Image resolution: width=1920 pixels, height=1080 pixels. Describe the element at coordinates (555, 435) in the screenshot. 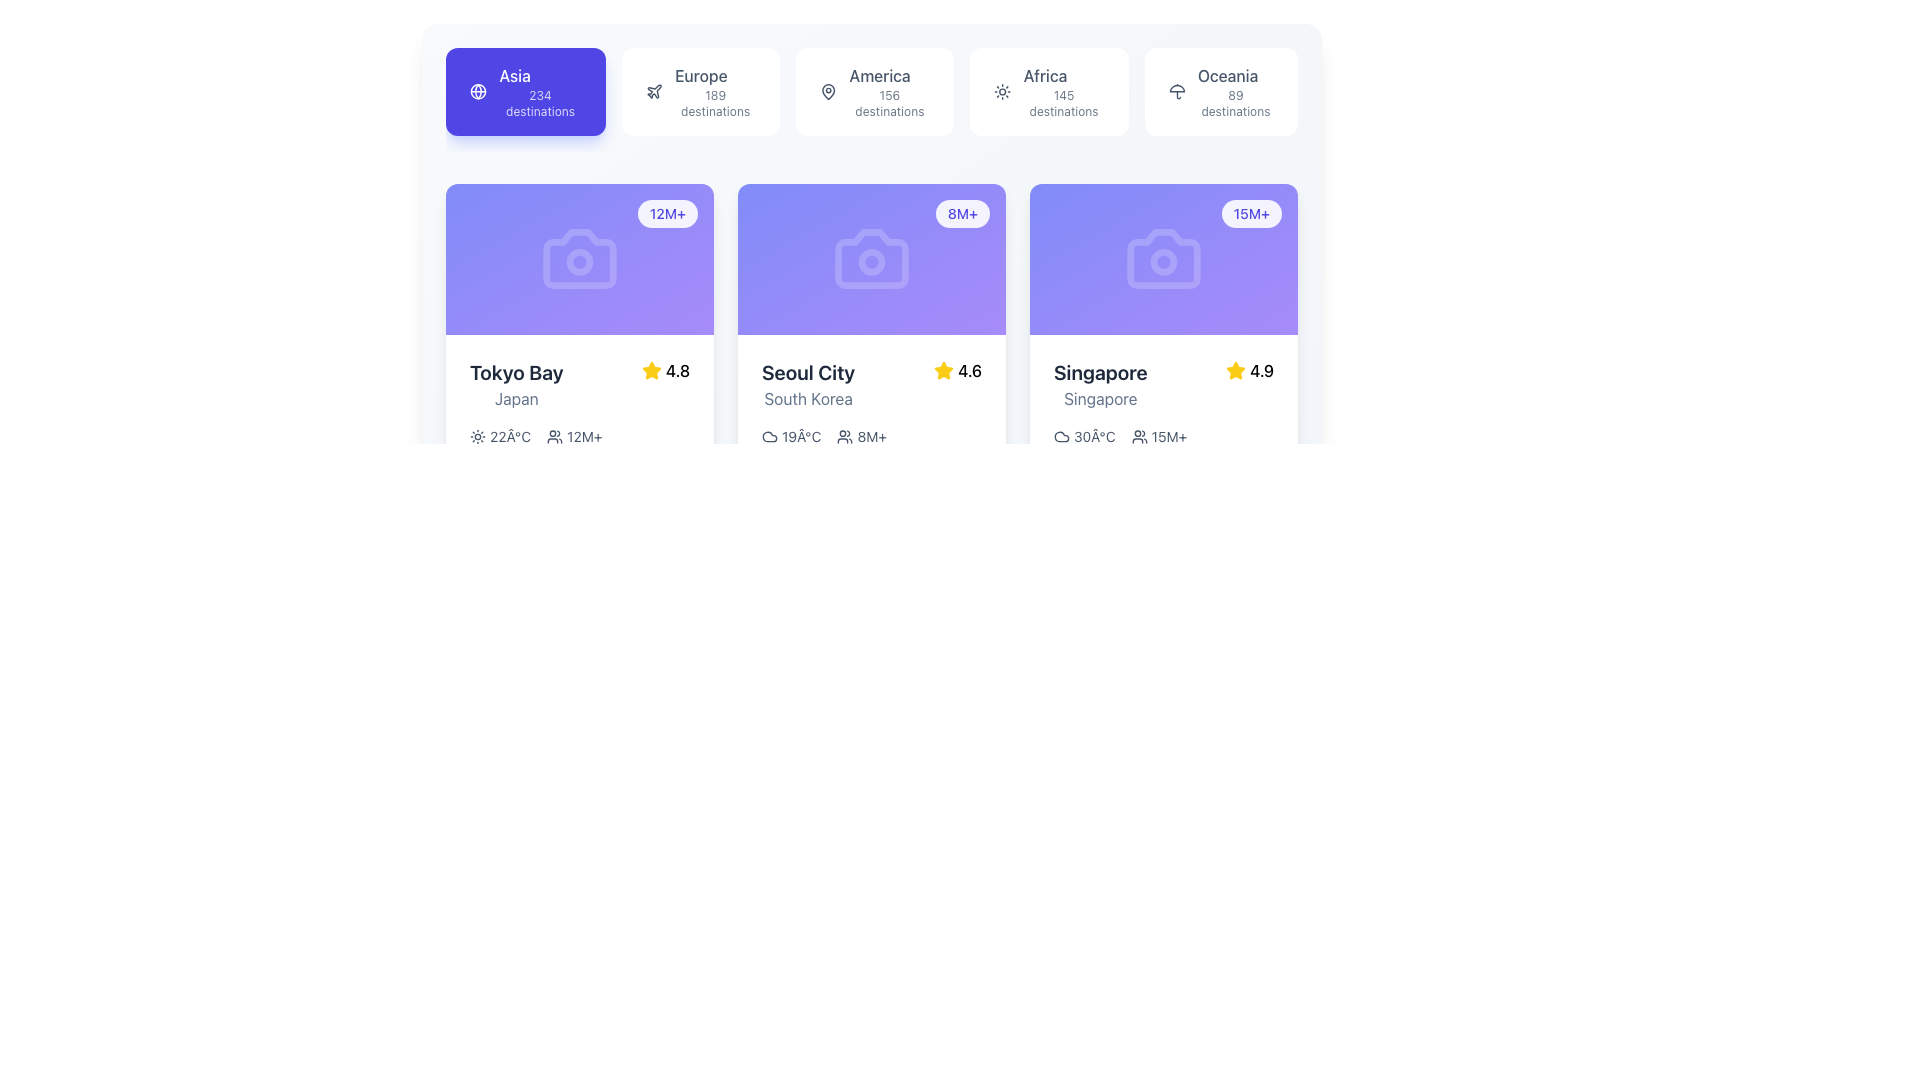

I see `the community icon representing '12M+' associated with Tokyo Bay, located in the bottom section of the card` at that location.